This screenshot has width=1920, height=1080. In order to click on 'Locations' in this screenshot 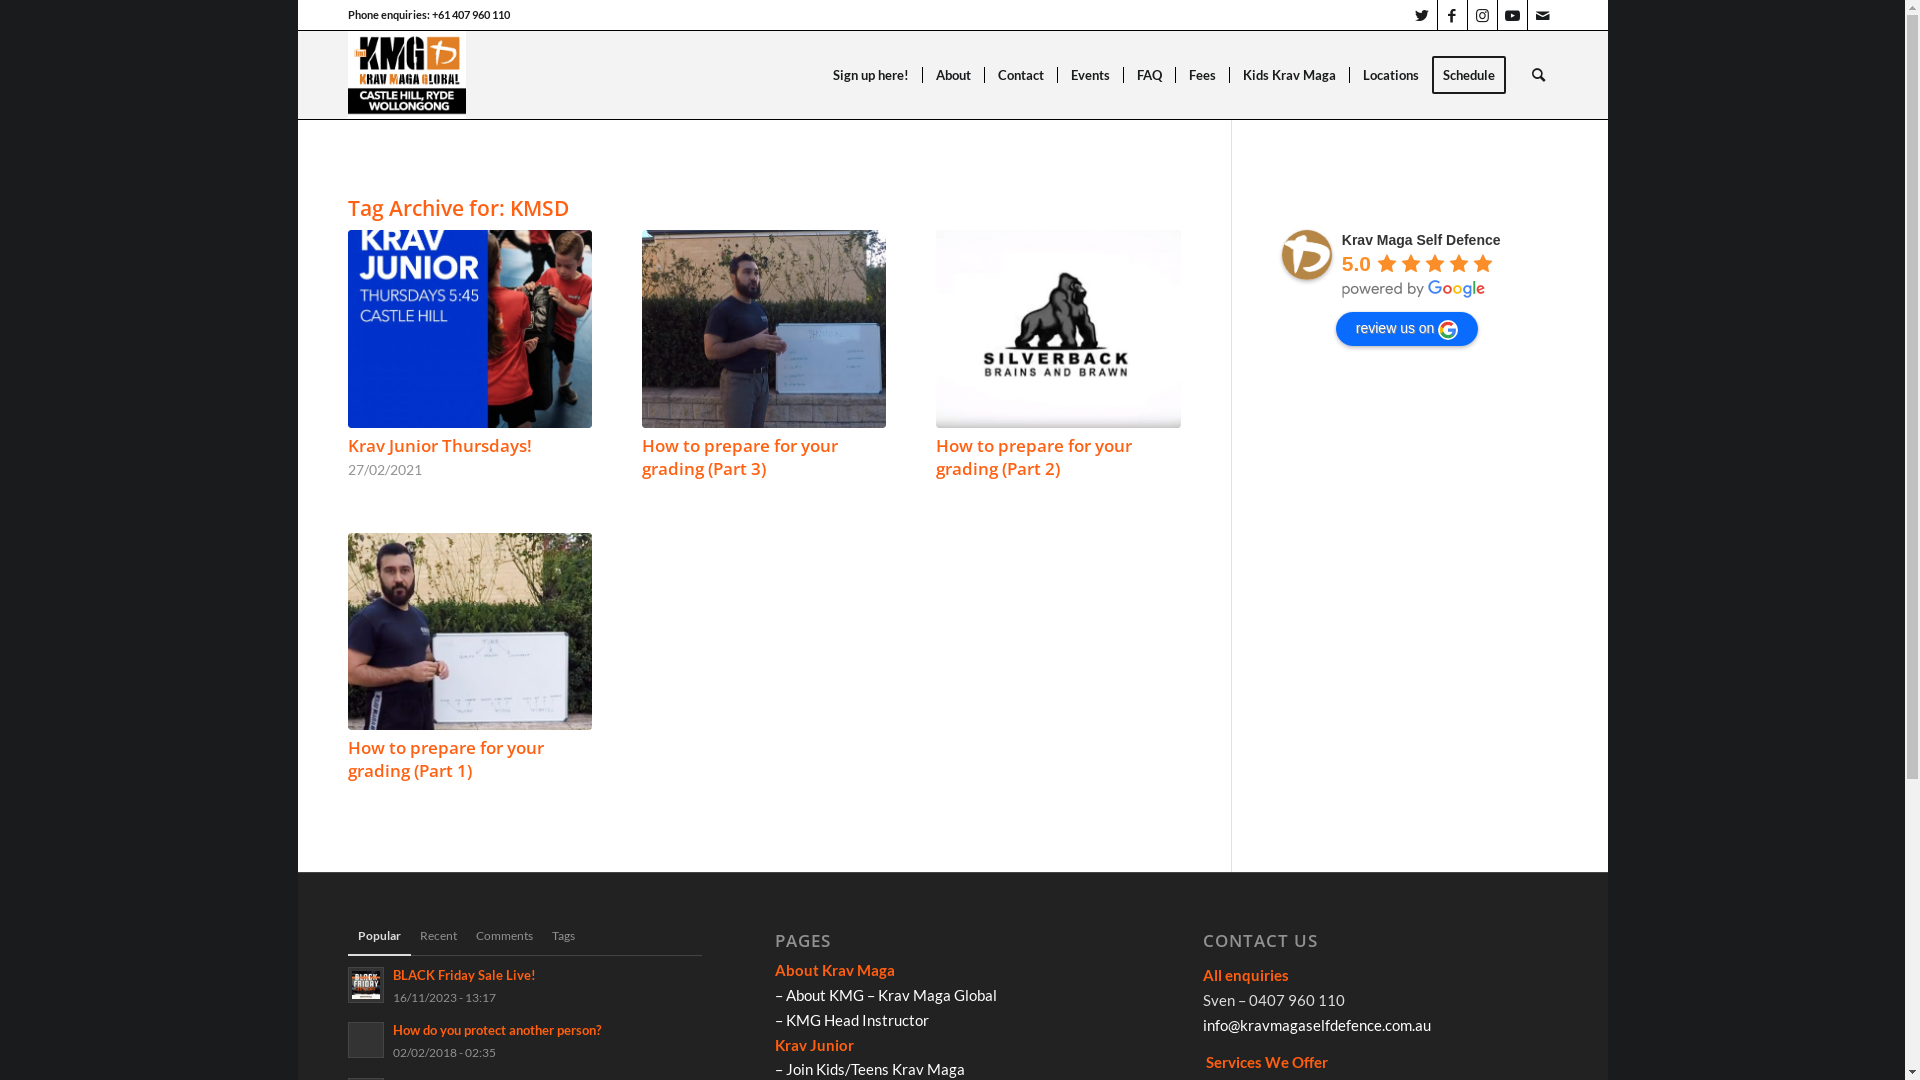, I will do `click(1348, 73)`.